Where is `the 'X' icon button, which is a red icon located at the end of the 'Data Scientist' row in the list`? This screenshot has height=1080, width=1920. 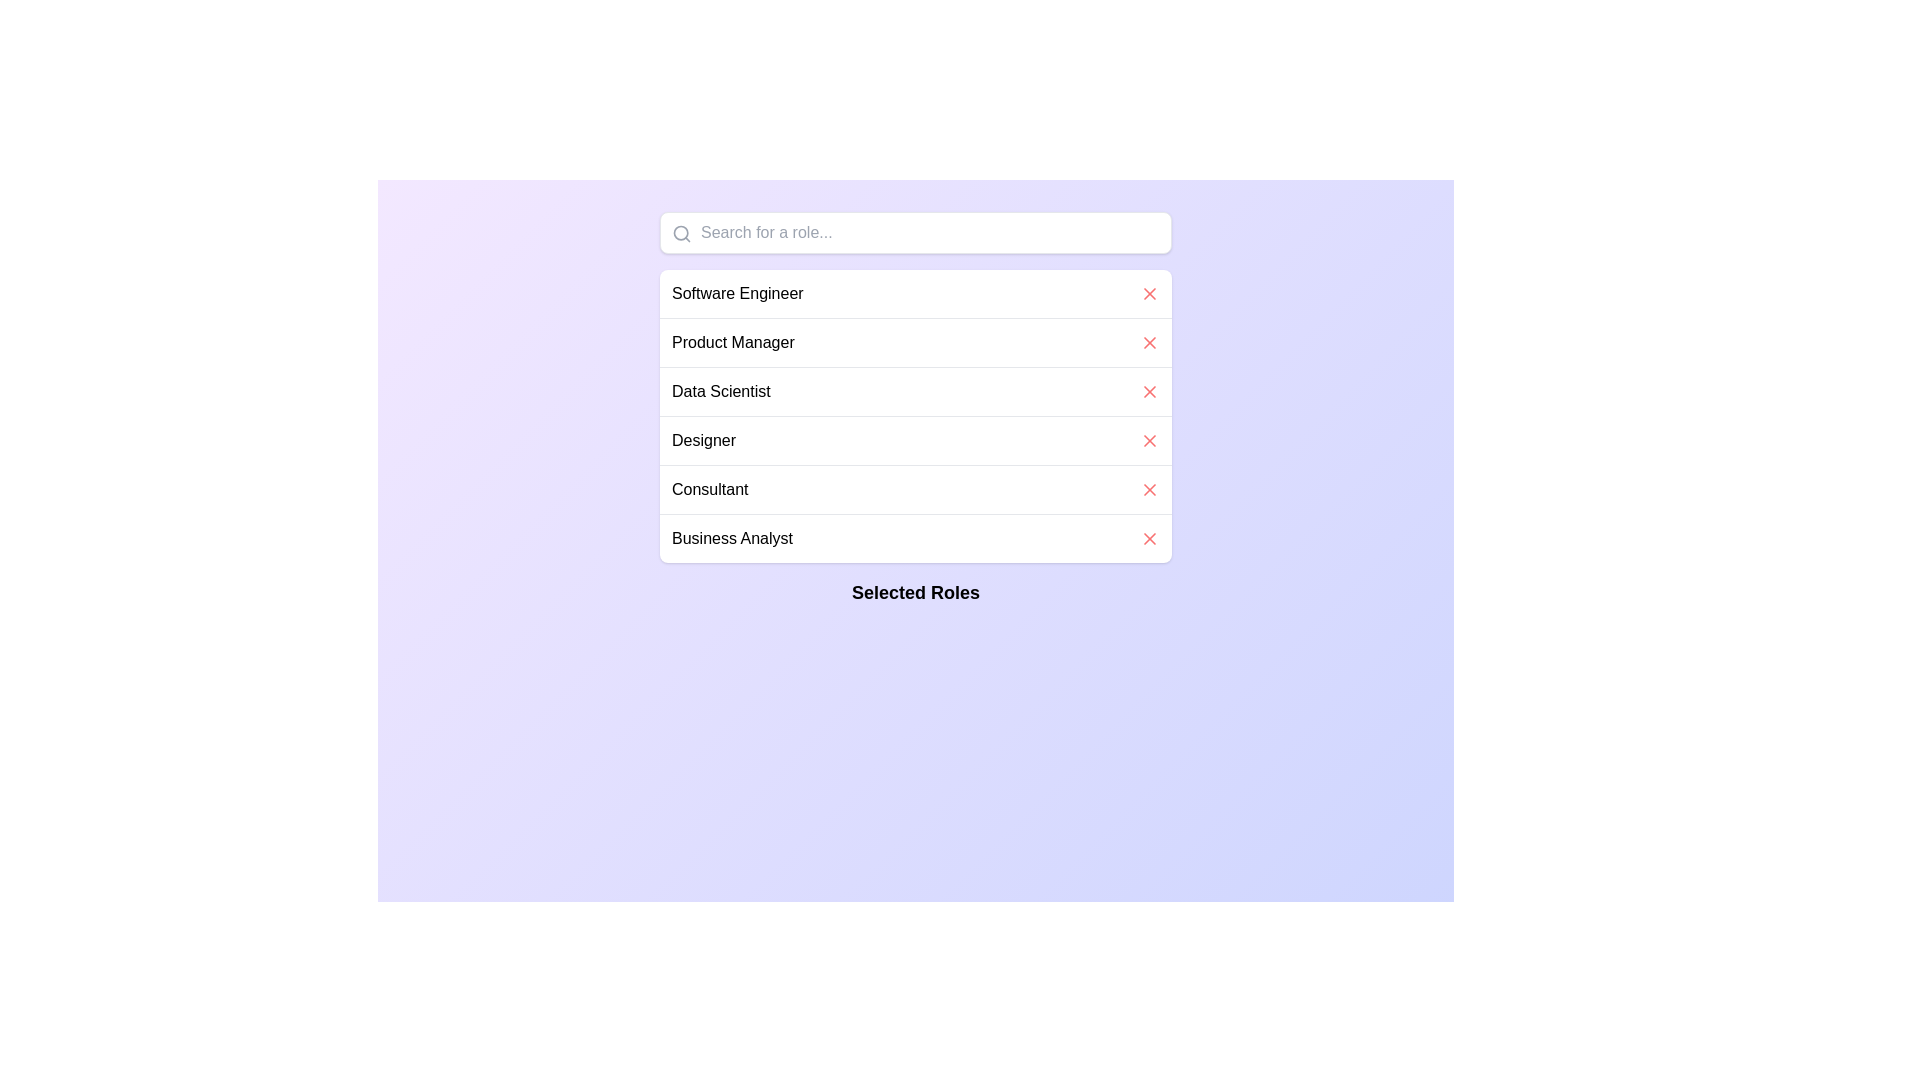
the 'X' icon button, which is a red icon located at the end of the 'Data Scientist' row in the list is located at coordinates (1150, 392).